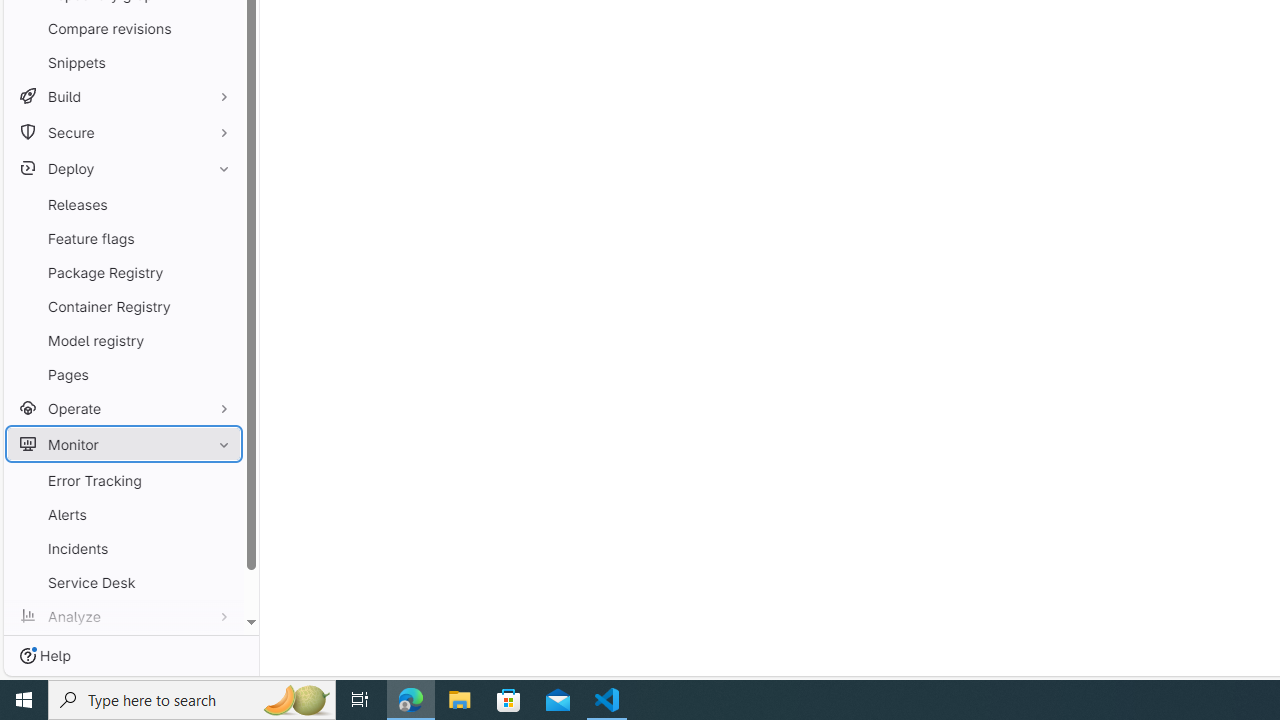 The image size is (1280, 720). I want to click on 'Pin Container Registry', so click(219, 306).